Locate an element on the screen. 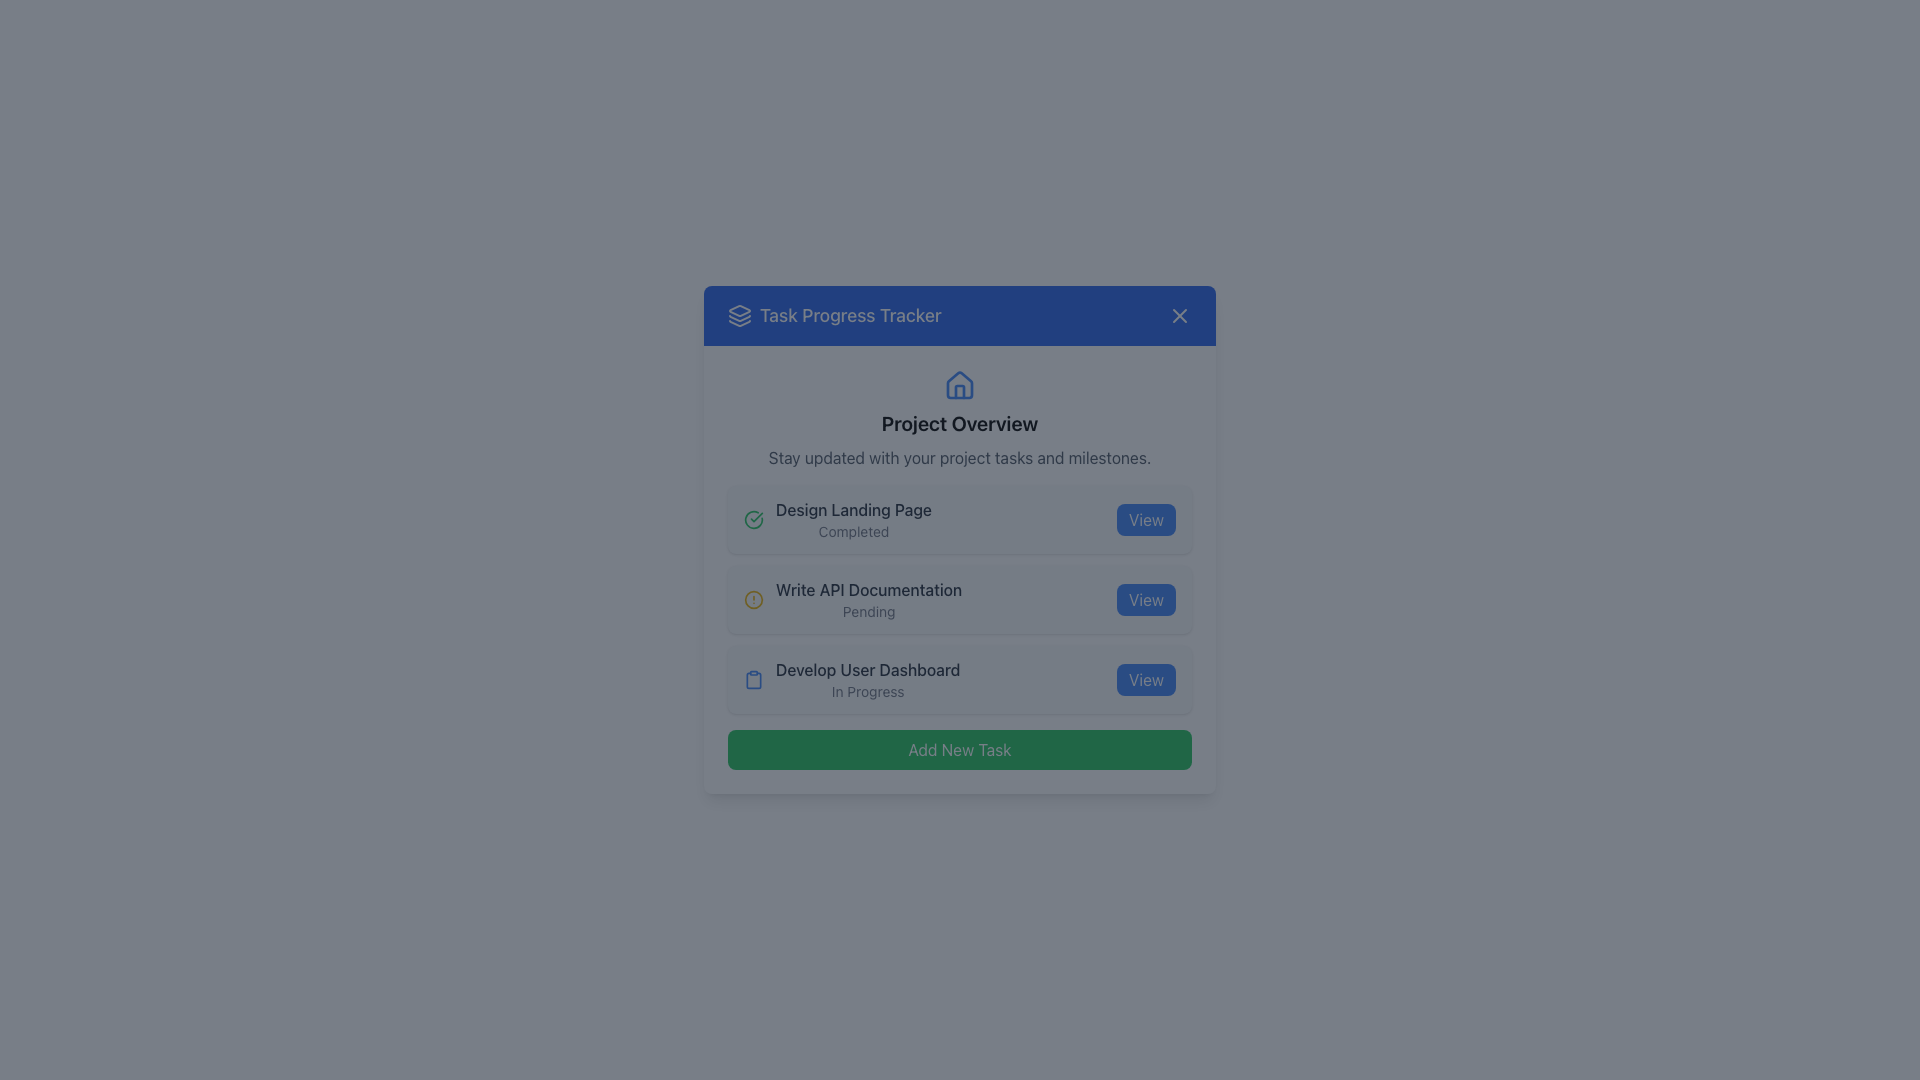 This screenshot has height=1080, width=1920. text label 'Project Overview', which is prominently displayed in bold and larger font, located centrally below a house icon and above a descriptive sentence is located at coordinates (960, 423).